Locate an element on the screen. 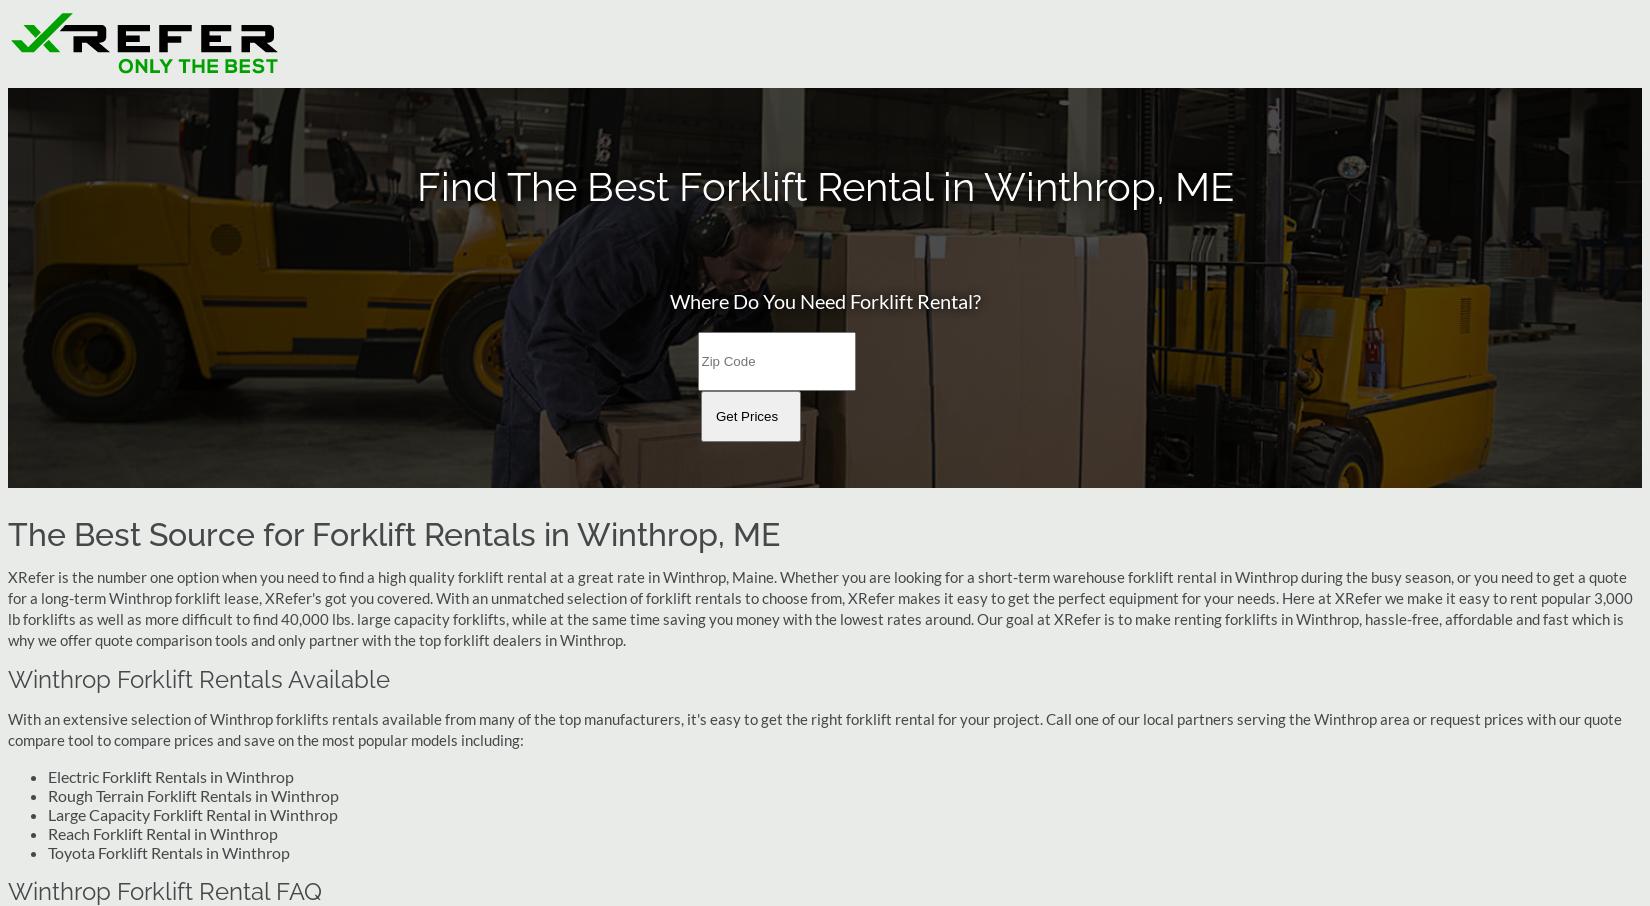  'Reach Forklift Rental in Winthrop' is located at coordinates (163, 832).